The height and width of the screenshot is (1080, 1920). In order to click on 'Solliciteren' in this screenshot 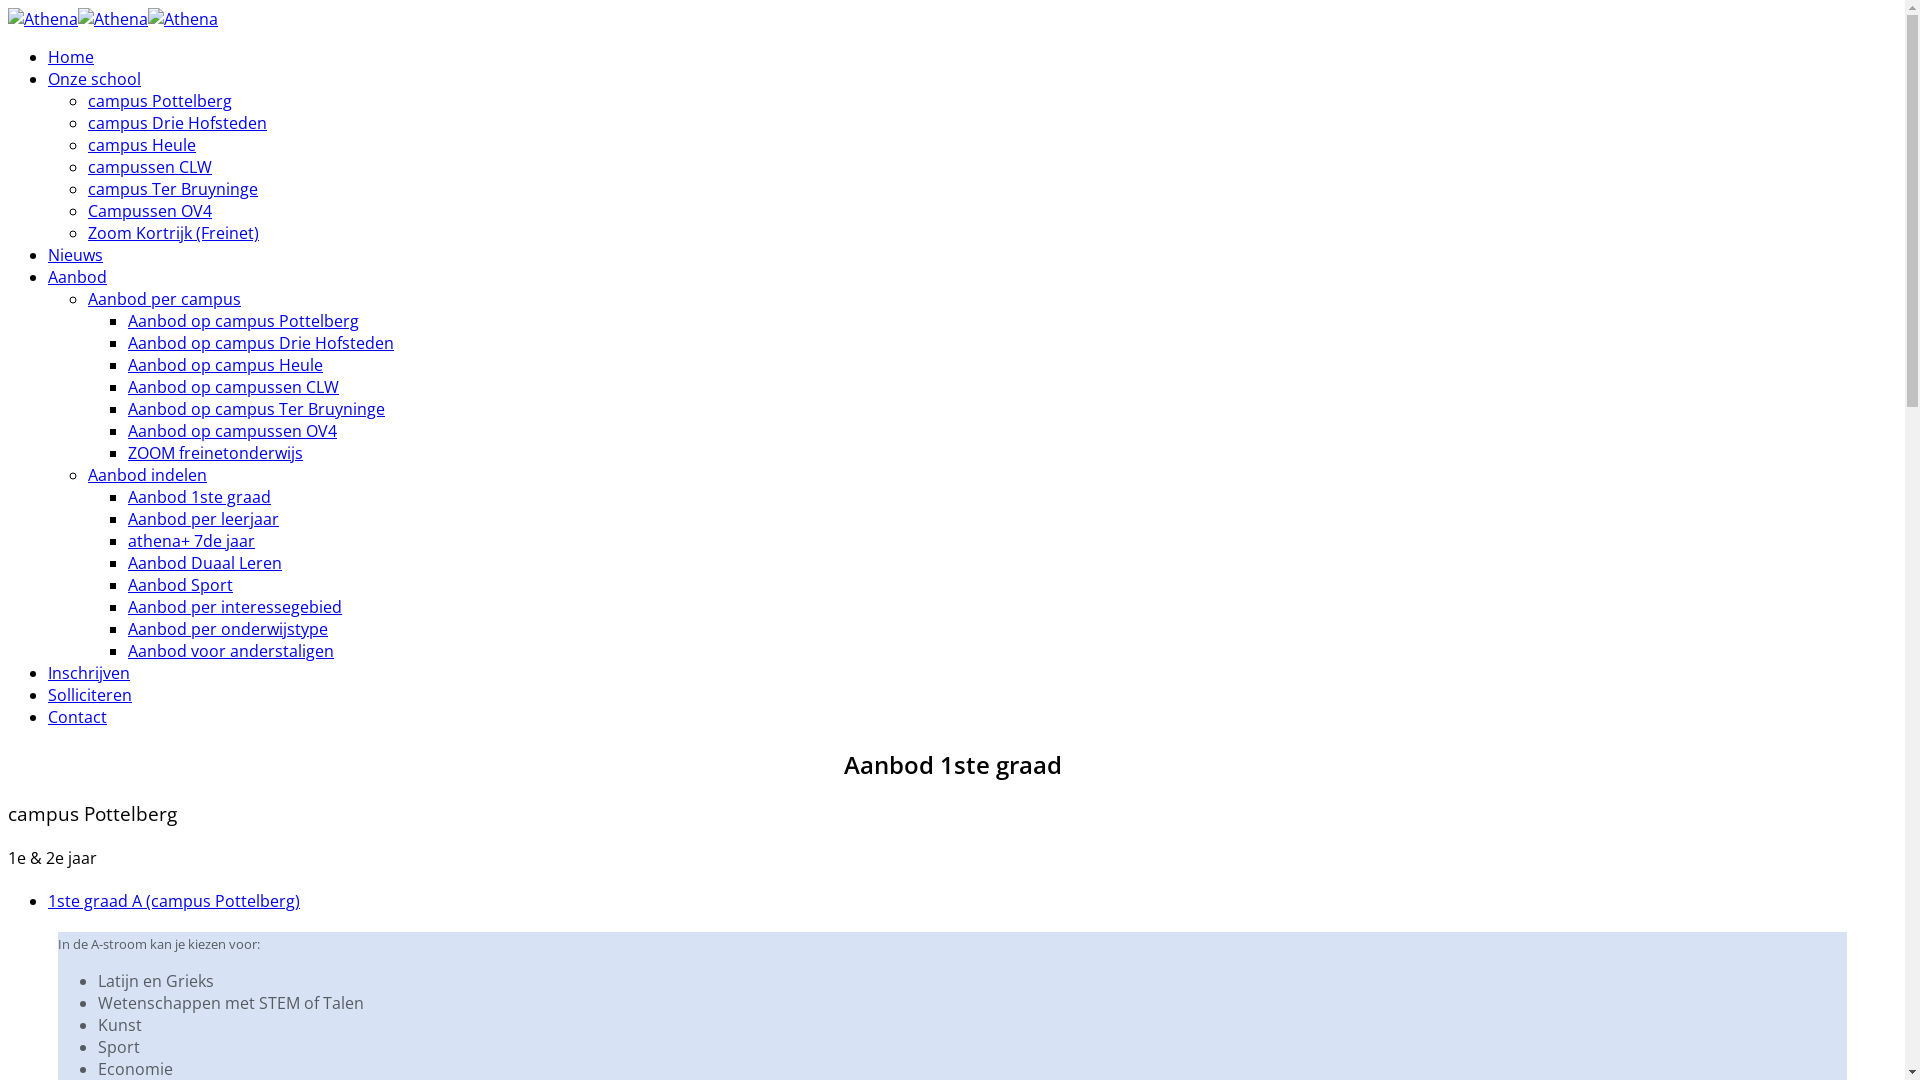, I will do `click(89, 693)`.